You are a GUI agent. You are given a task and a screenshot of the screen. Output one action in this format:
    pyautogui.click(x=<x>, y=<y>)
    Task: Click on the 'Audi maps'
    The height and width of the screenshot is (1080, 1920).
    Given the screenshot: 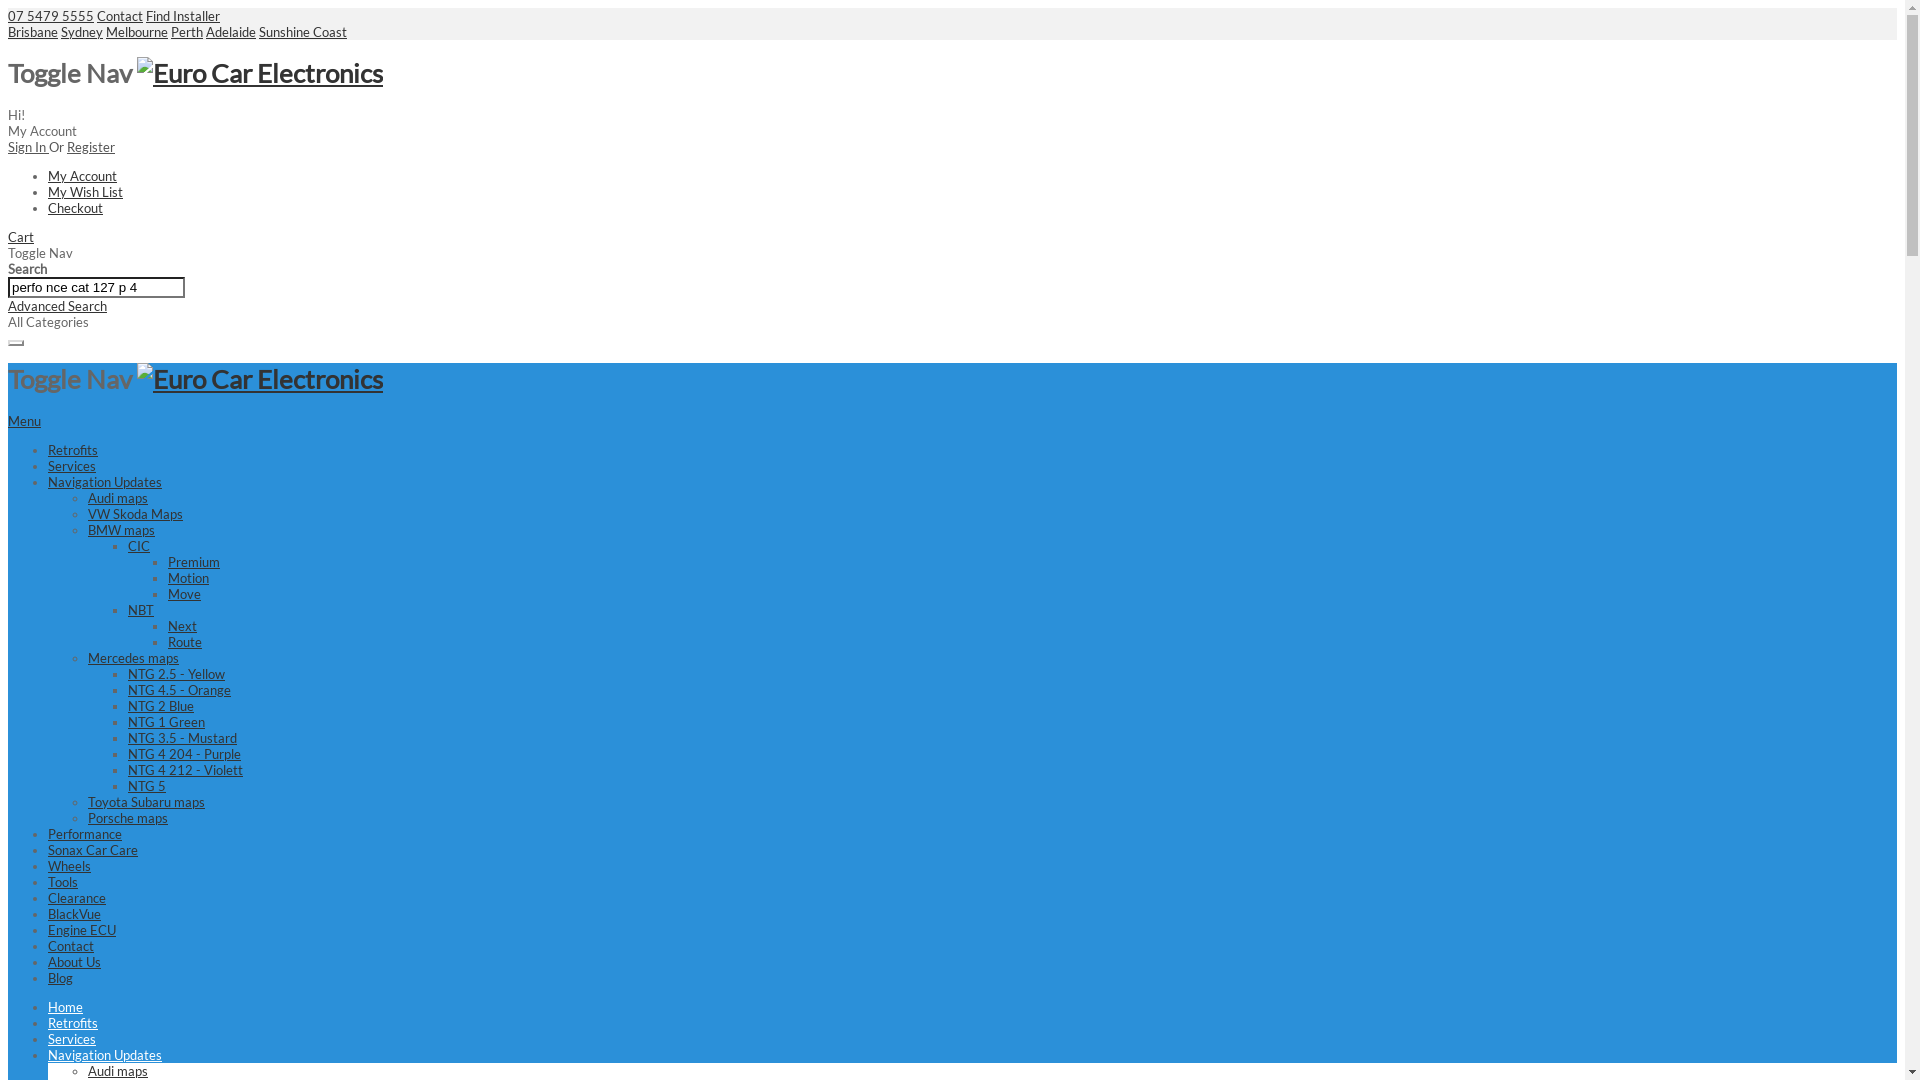 What is the action you would take?
    pyautogui.click(x=117, y=1070)
    